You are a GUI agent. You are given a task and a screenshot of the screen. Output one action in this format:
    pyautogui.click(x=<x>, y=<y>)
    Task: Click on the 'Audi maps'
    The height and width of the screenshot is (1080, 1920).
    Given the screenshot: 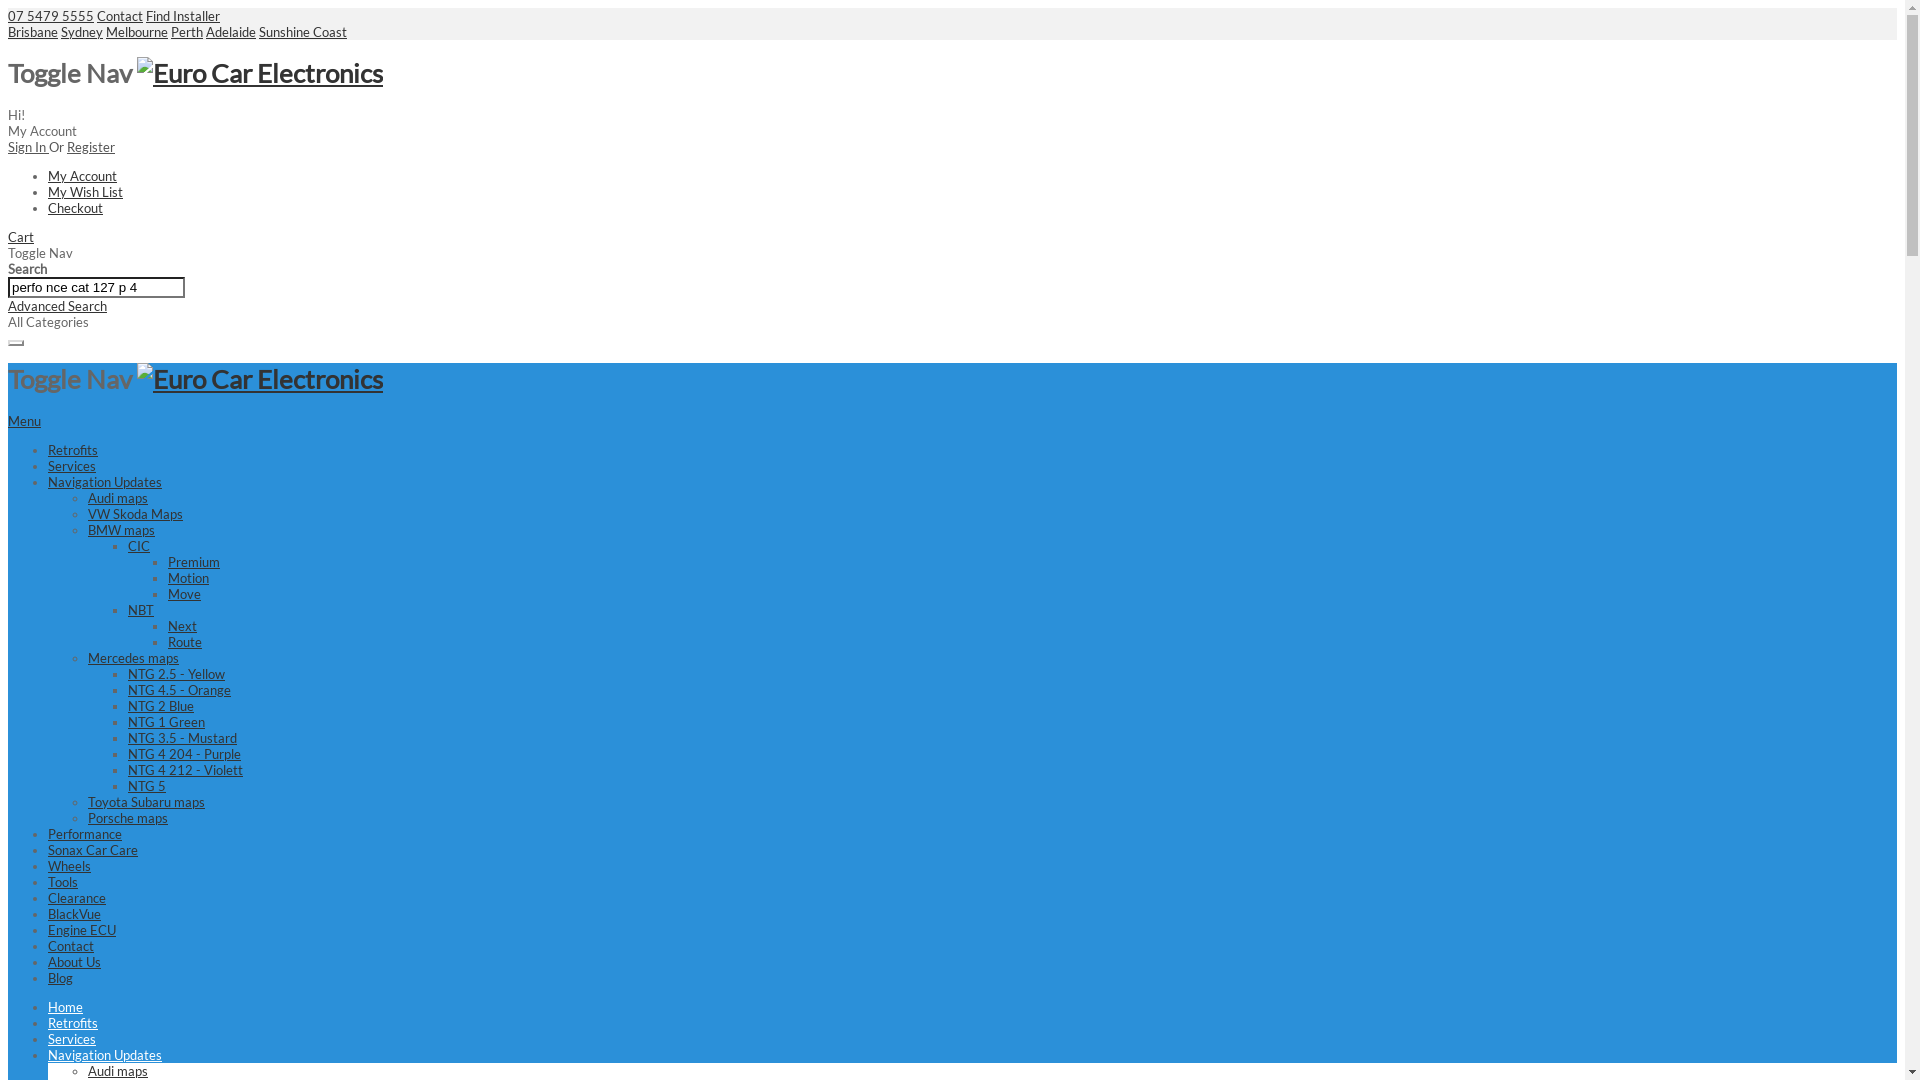 What is the action you would take?
    pyautogui.click(x=117, y=1070)
    